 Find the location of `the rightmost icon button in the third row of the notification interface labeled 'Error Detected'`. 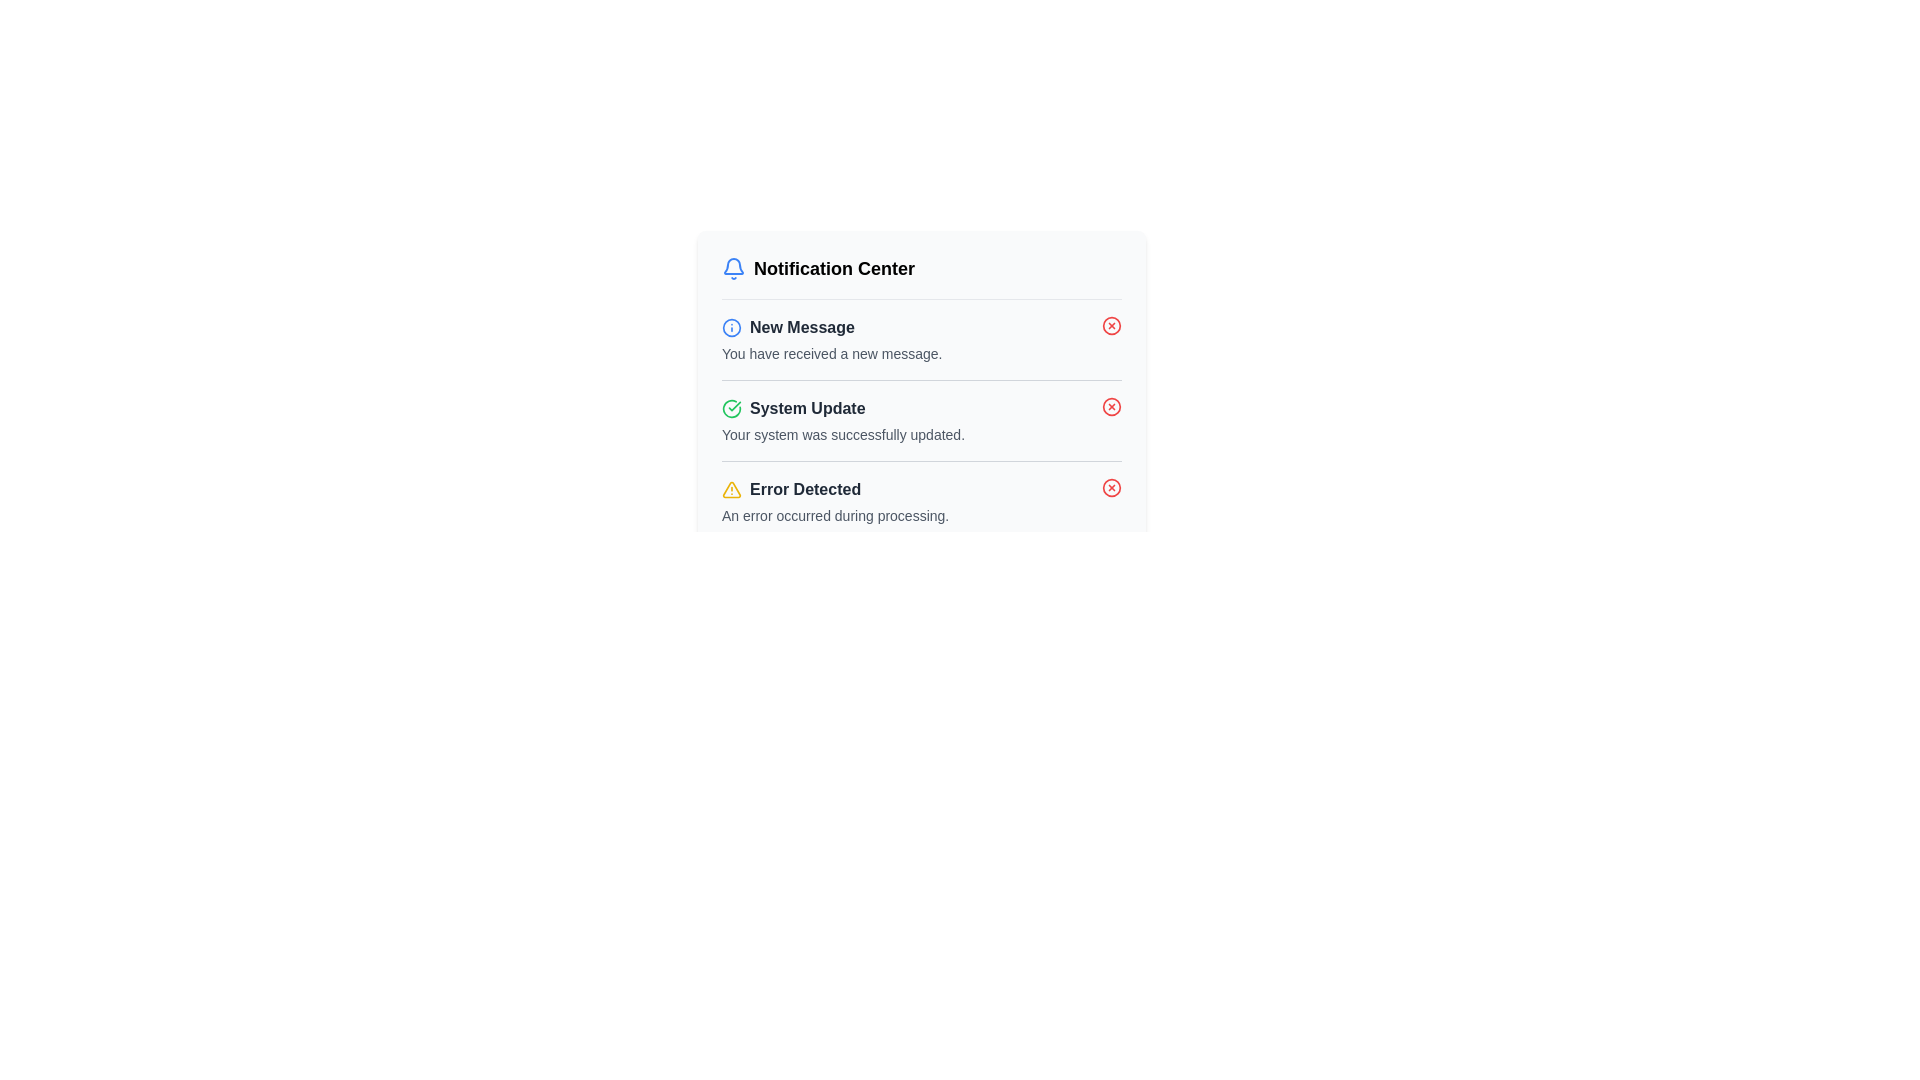

the rightmost icon button in the third row of the notification interface labeled 'Error Detected' is located at coordinates (1111, 488).